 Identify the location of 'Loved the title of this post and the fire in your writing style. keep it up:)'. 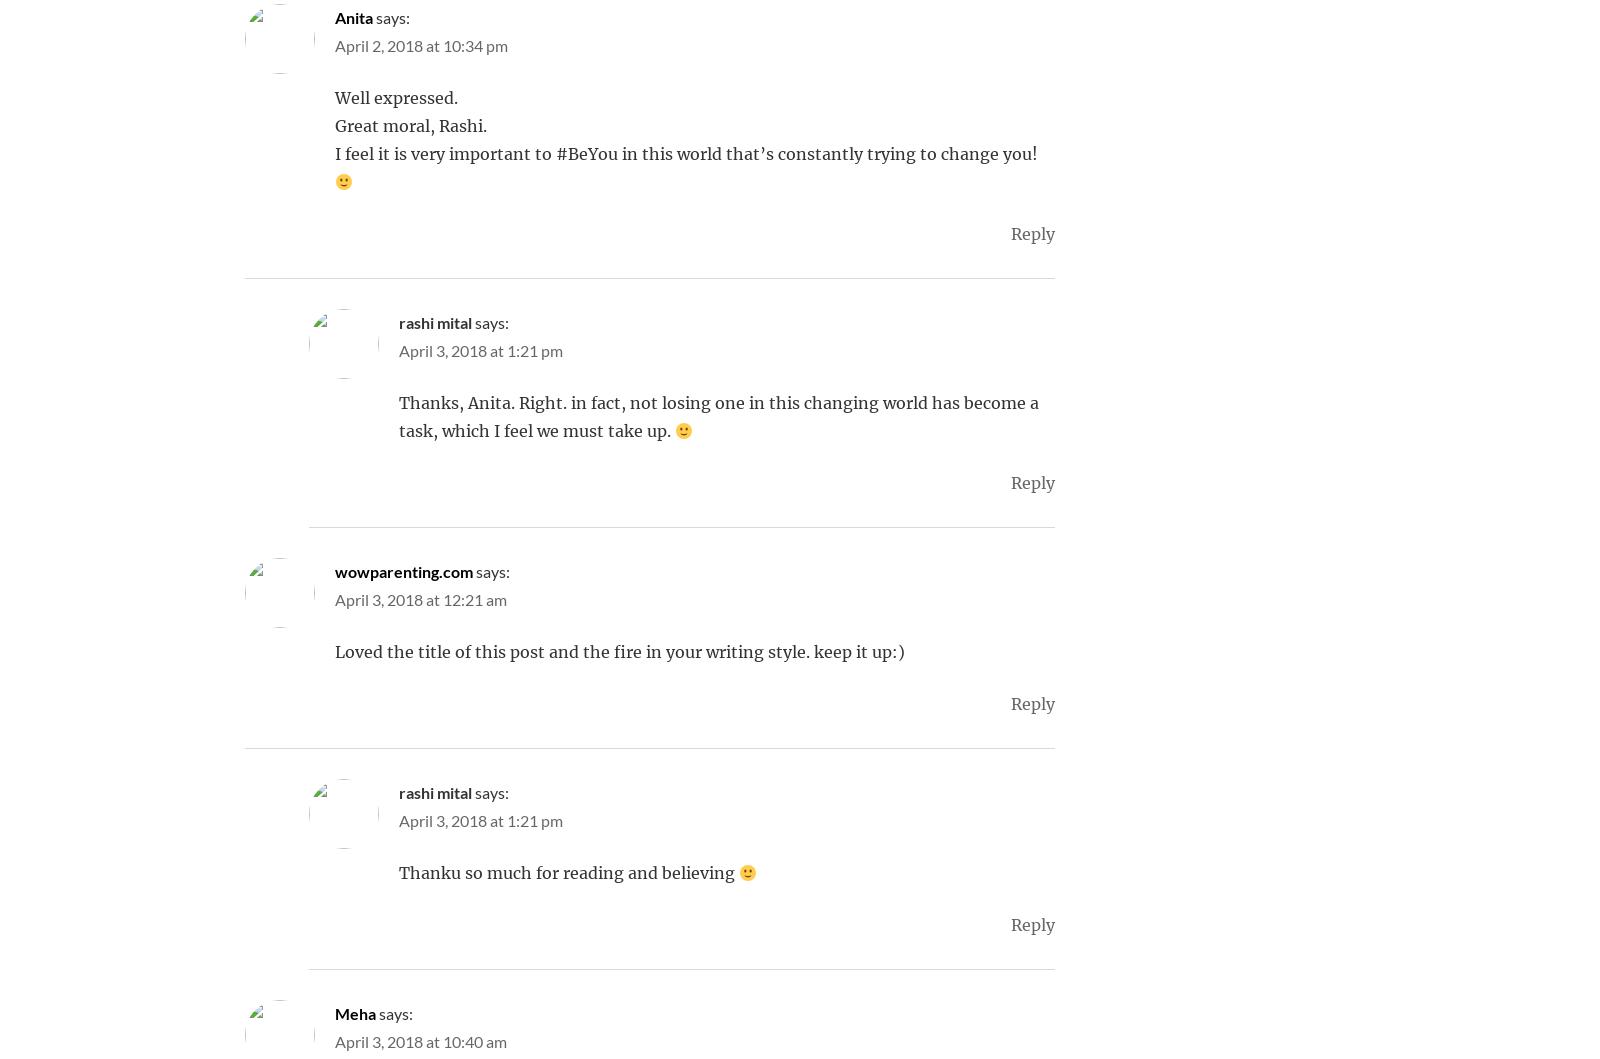
(620, 652).